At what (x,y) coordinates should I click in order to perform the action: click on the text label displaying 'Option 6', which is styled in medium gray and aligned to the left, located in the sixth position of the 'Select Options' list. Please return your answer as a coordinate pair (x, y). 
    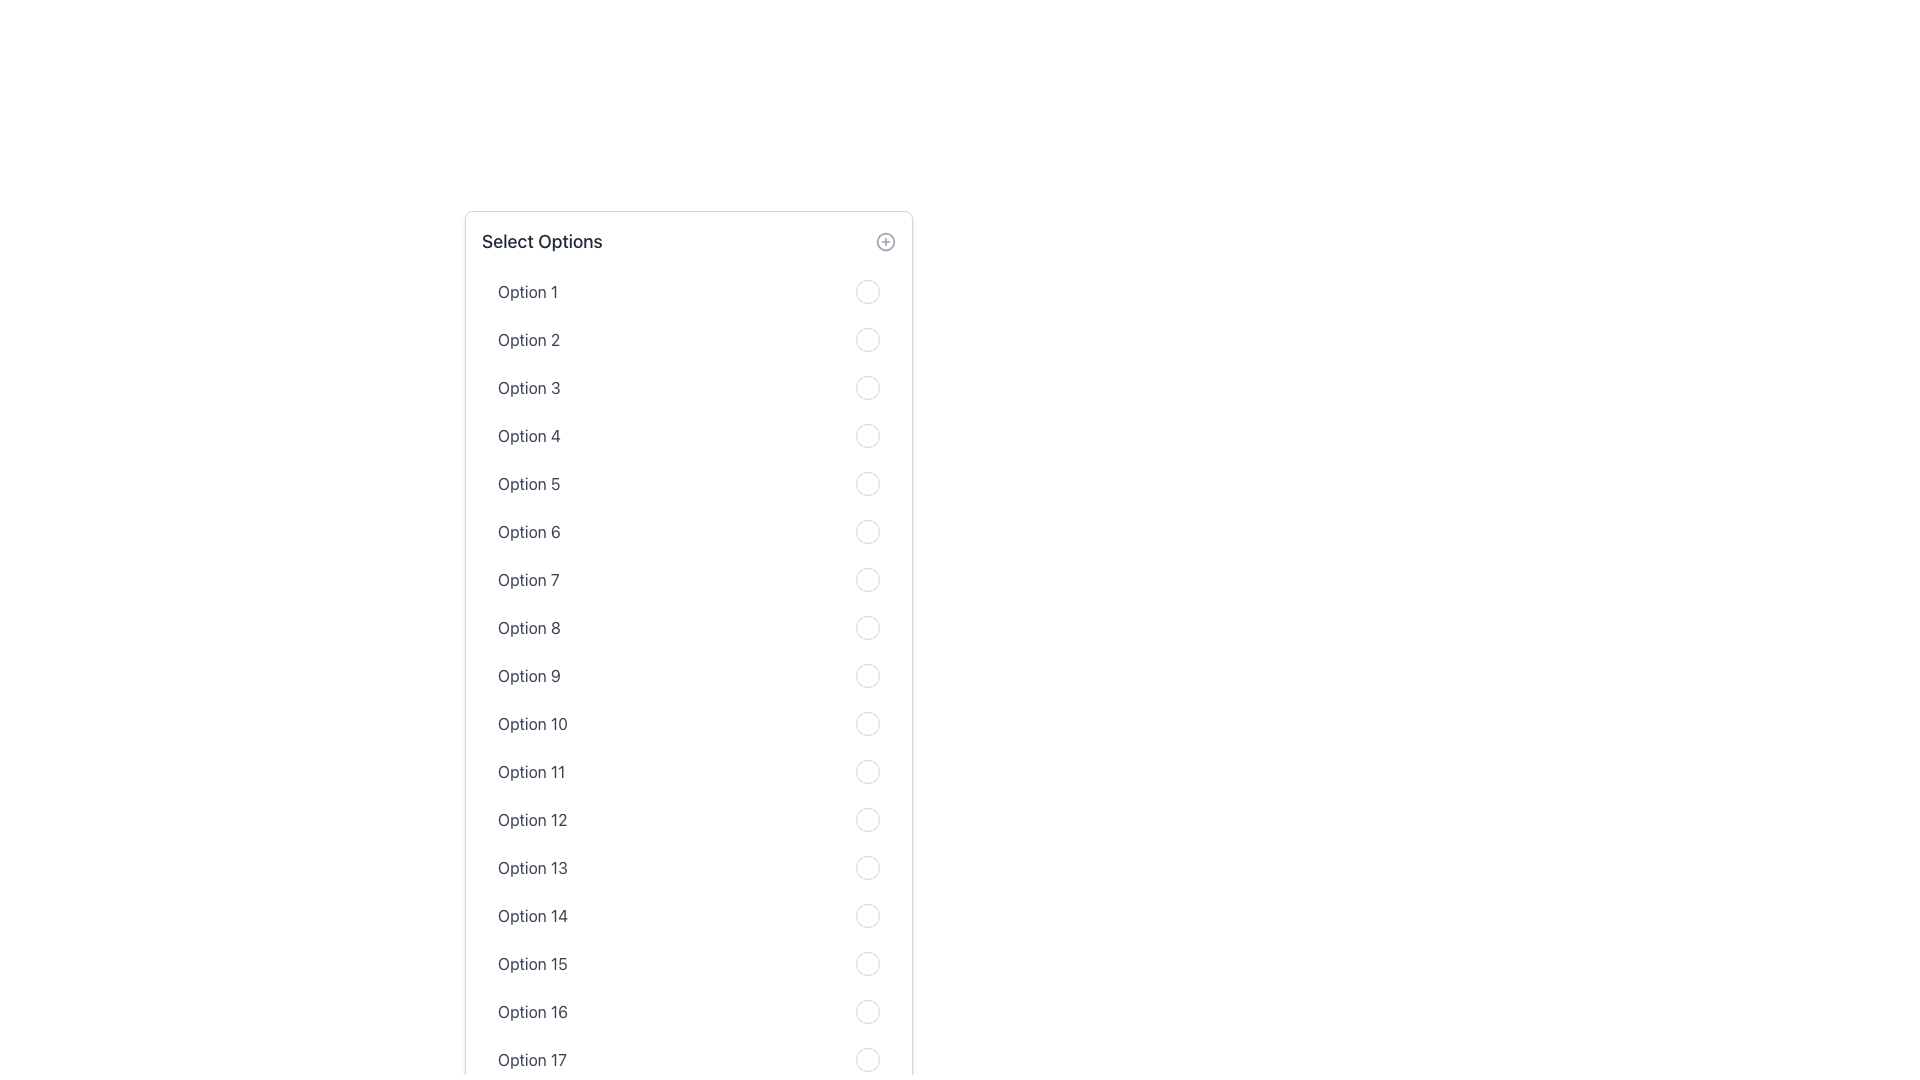
    Looking at the image, I should click on (529, 531).